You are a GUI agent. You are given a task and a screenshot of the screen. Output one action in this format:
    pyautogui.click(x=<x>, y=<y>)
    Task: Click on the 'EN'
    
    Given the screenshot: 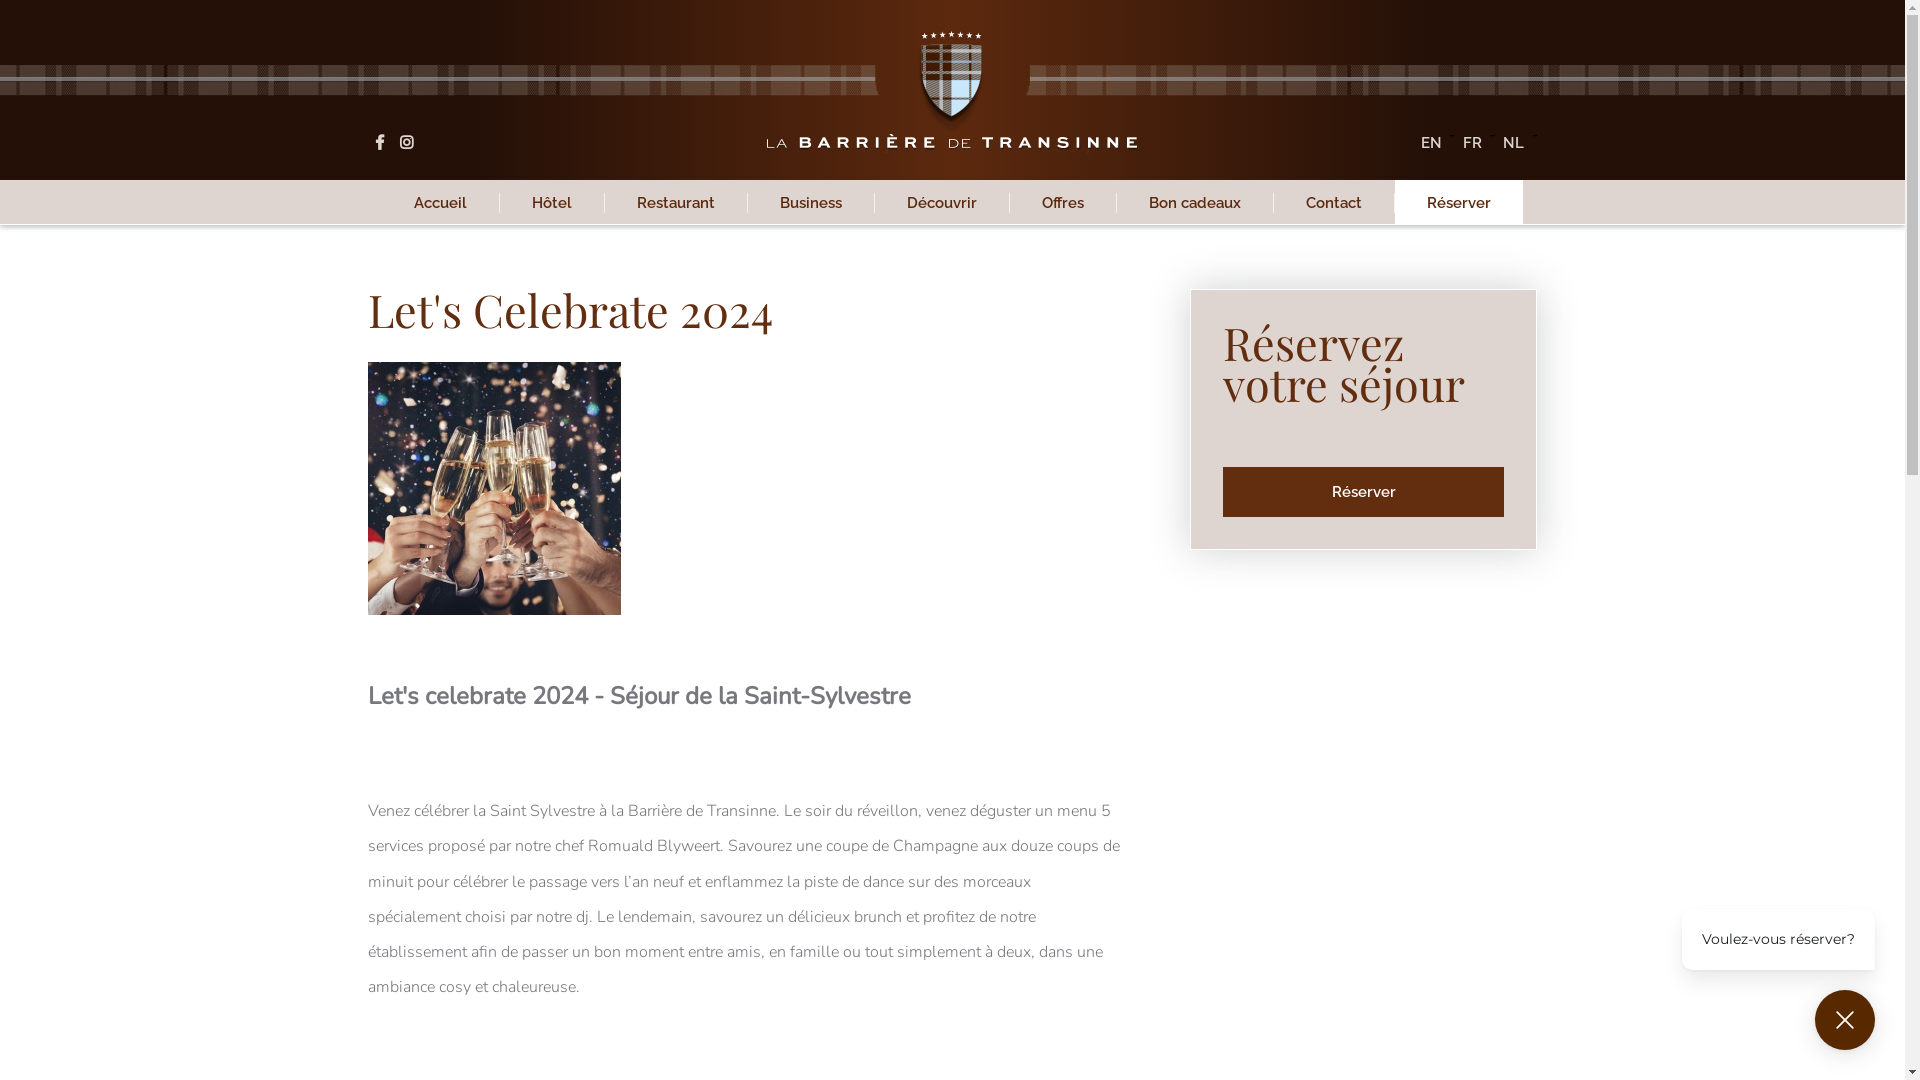 What is the action you would take?
    pyautogui.click(x=1430, y=141)
    